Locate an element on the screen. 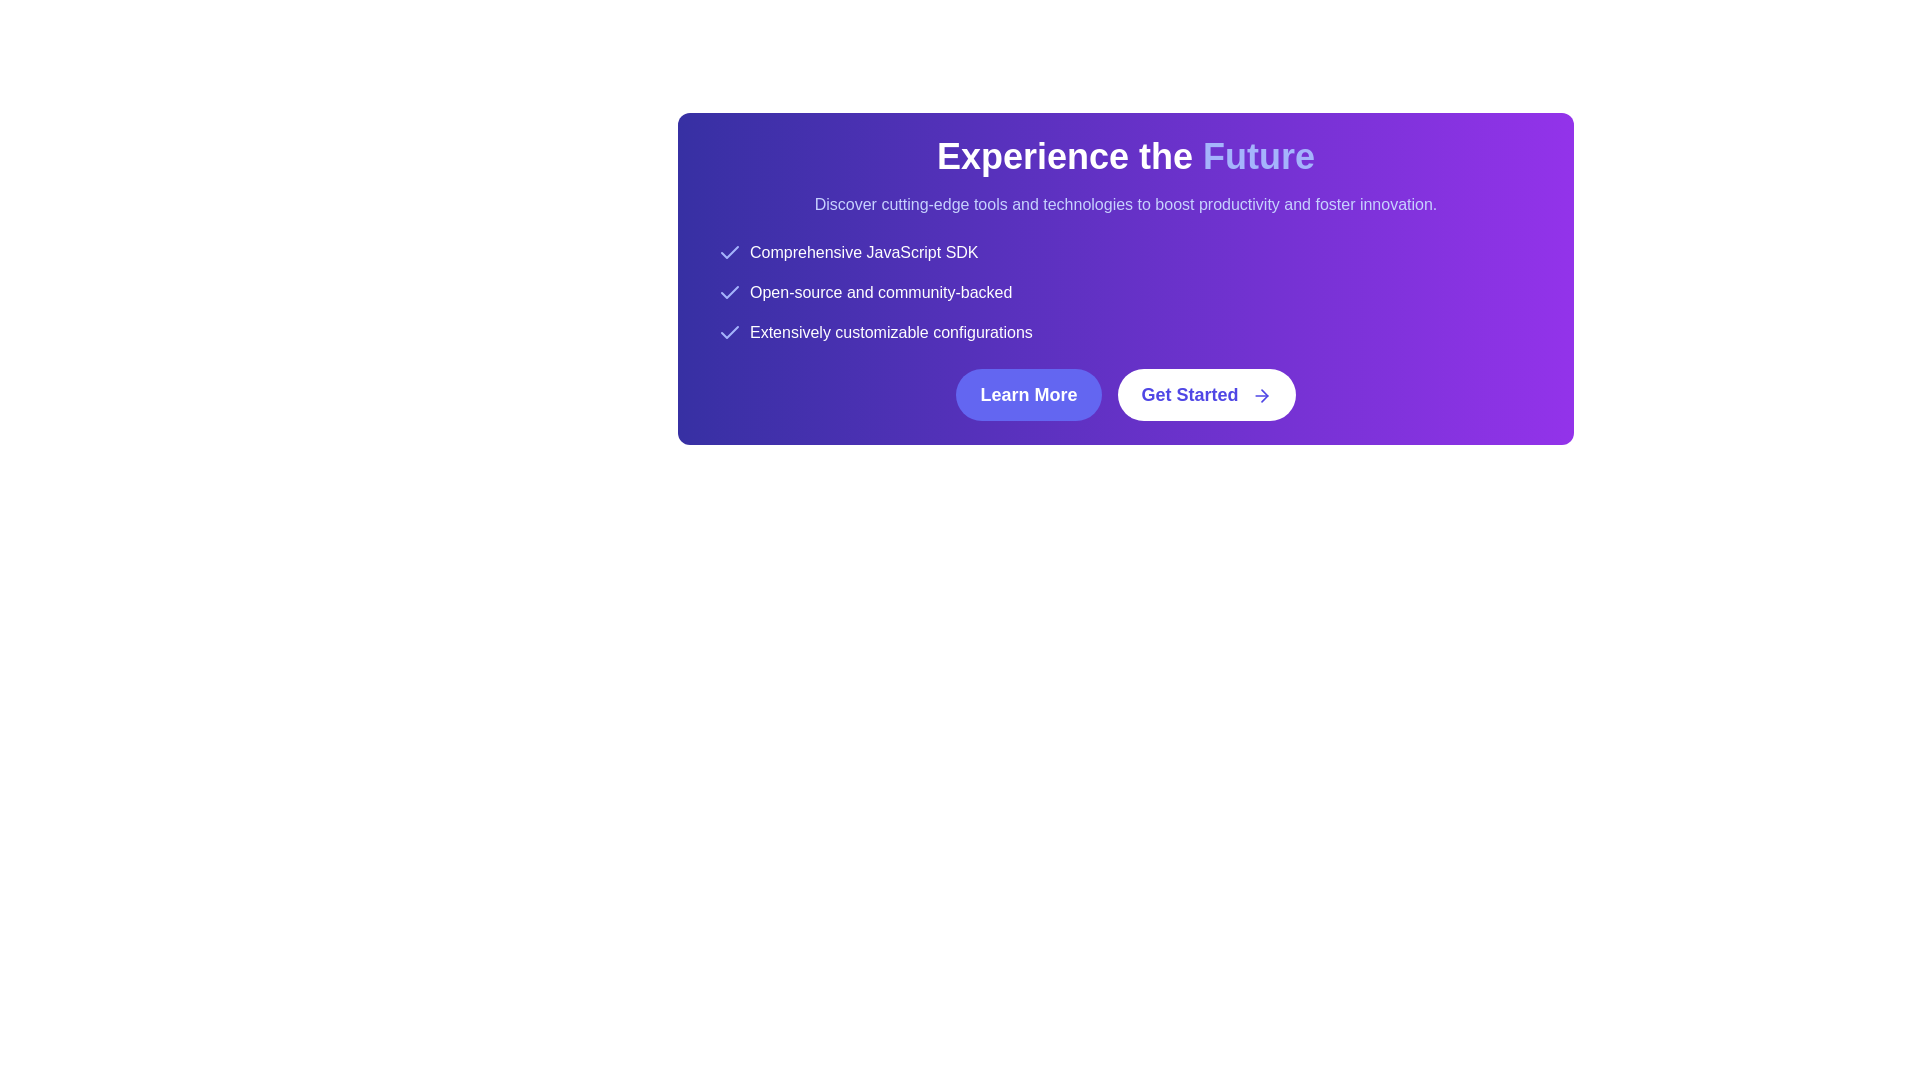 This screenshot has height=1080, width=1920. the 'Get Started' button, which contains a directional SVG icon, to trigger a tooltip or style change is located at coordinates (1263, 396).